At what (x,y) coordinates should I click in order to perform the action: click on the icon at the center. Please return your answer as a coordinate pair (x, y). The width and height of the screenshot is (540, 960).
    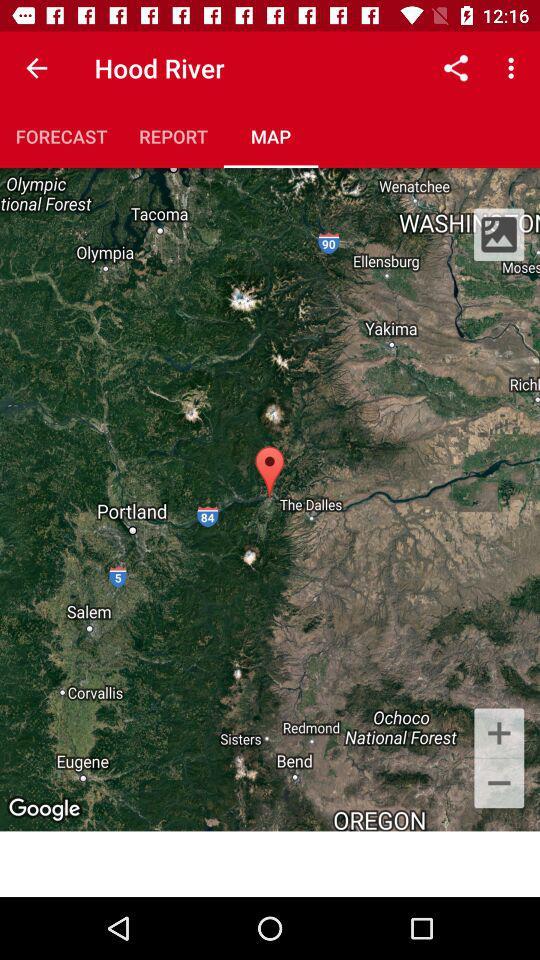
    Looking at the image, I should click on (270, 498).